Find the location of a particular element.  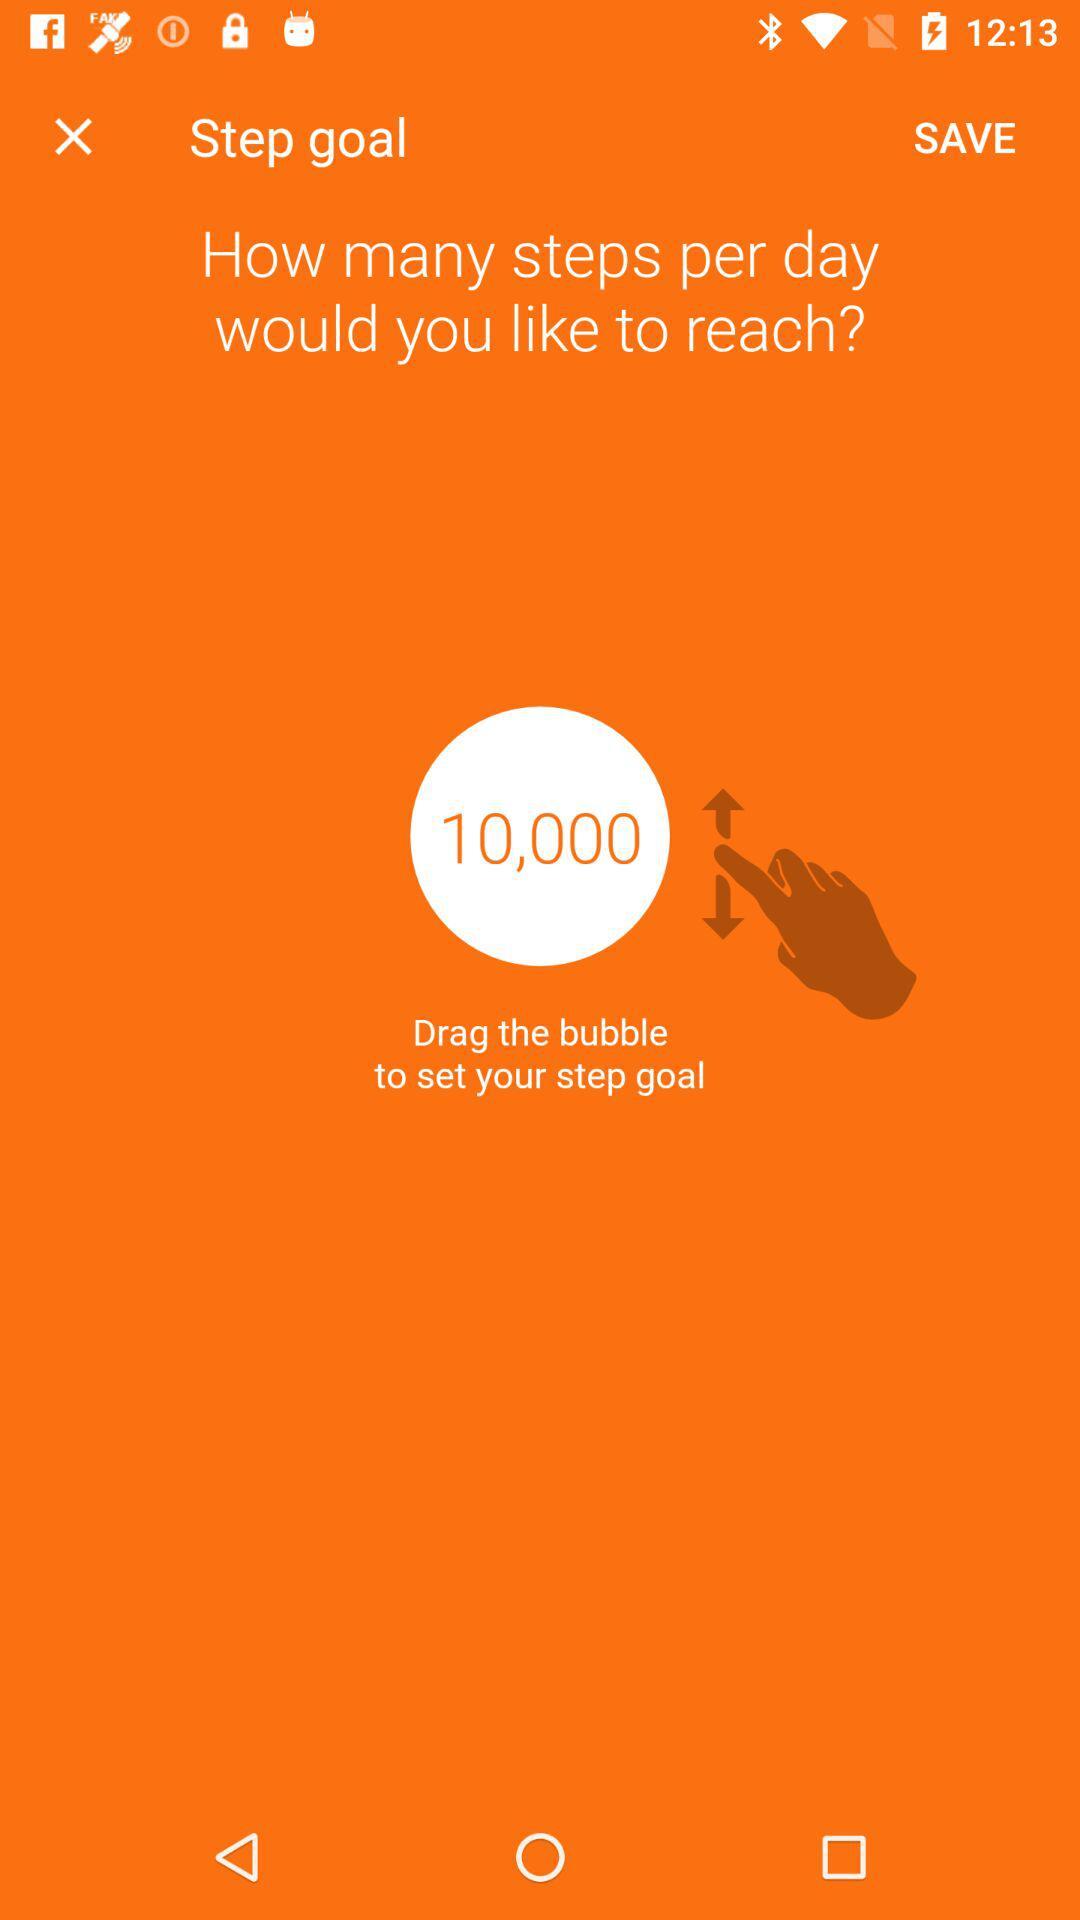

icon next to the step goal icon is located at coordinates (72, 135).